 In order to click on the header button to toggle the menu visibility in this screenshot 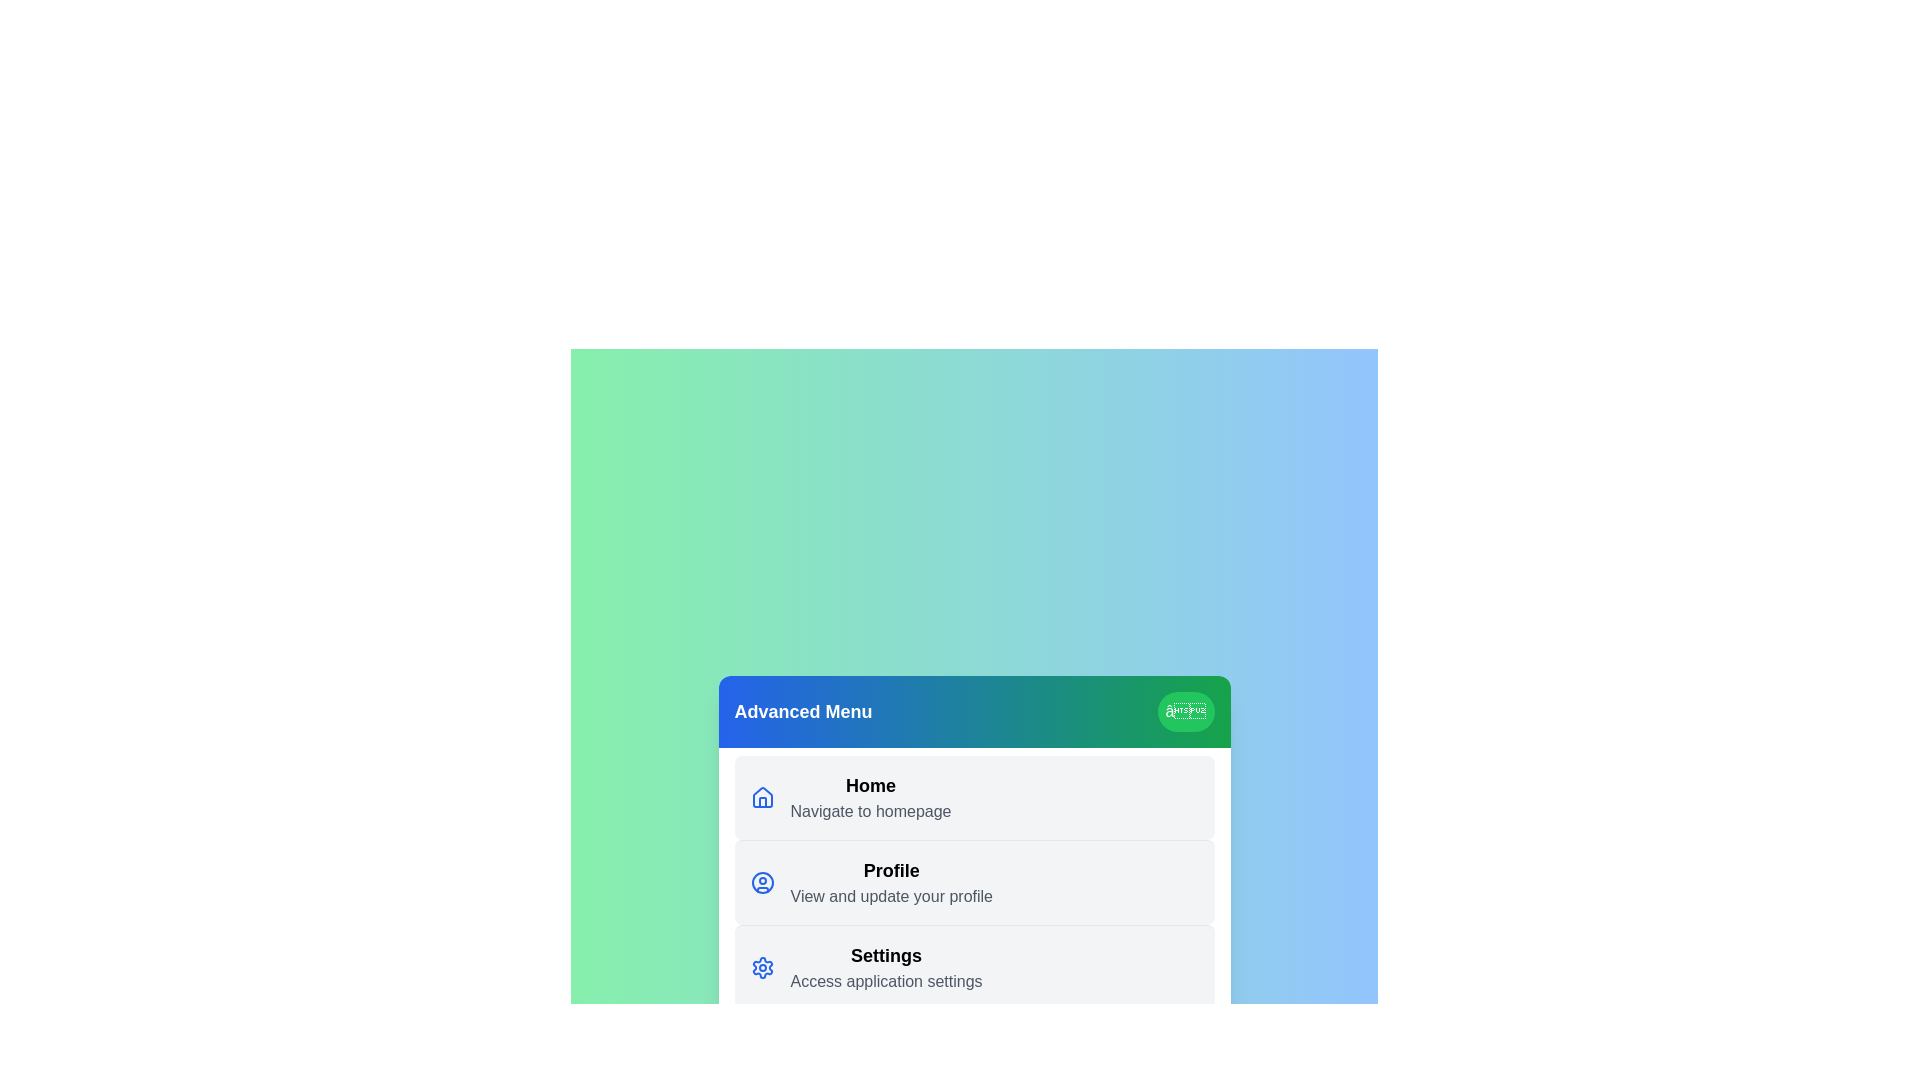, I will do `click(1185, 709)`.